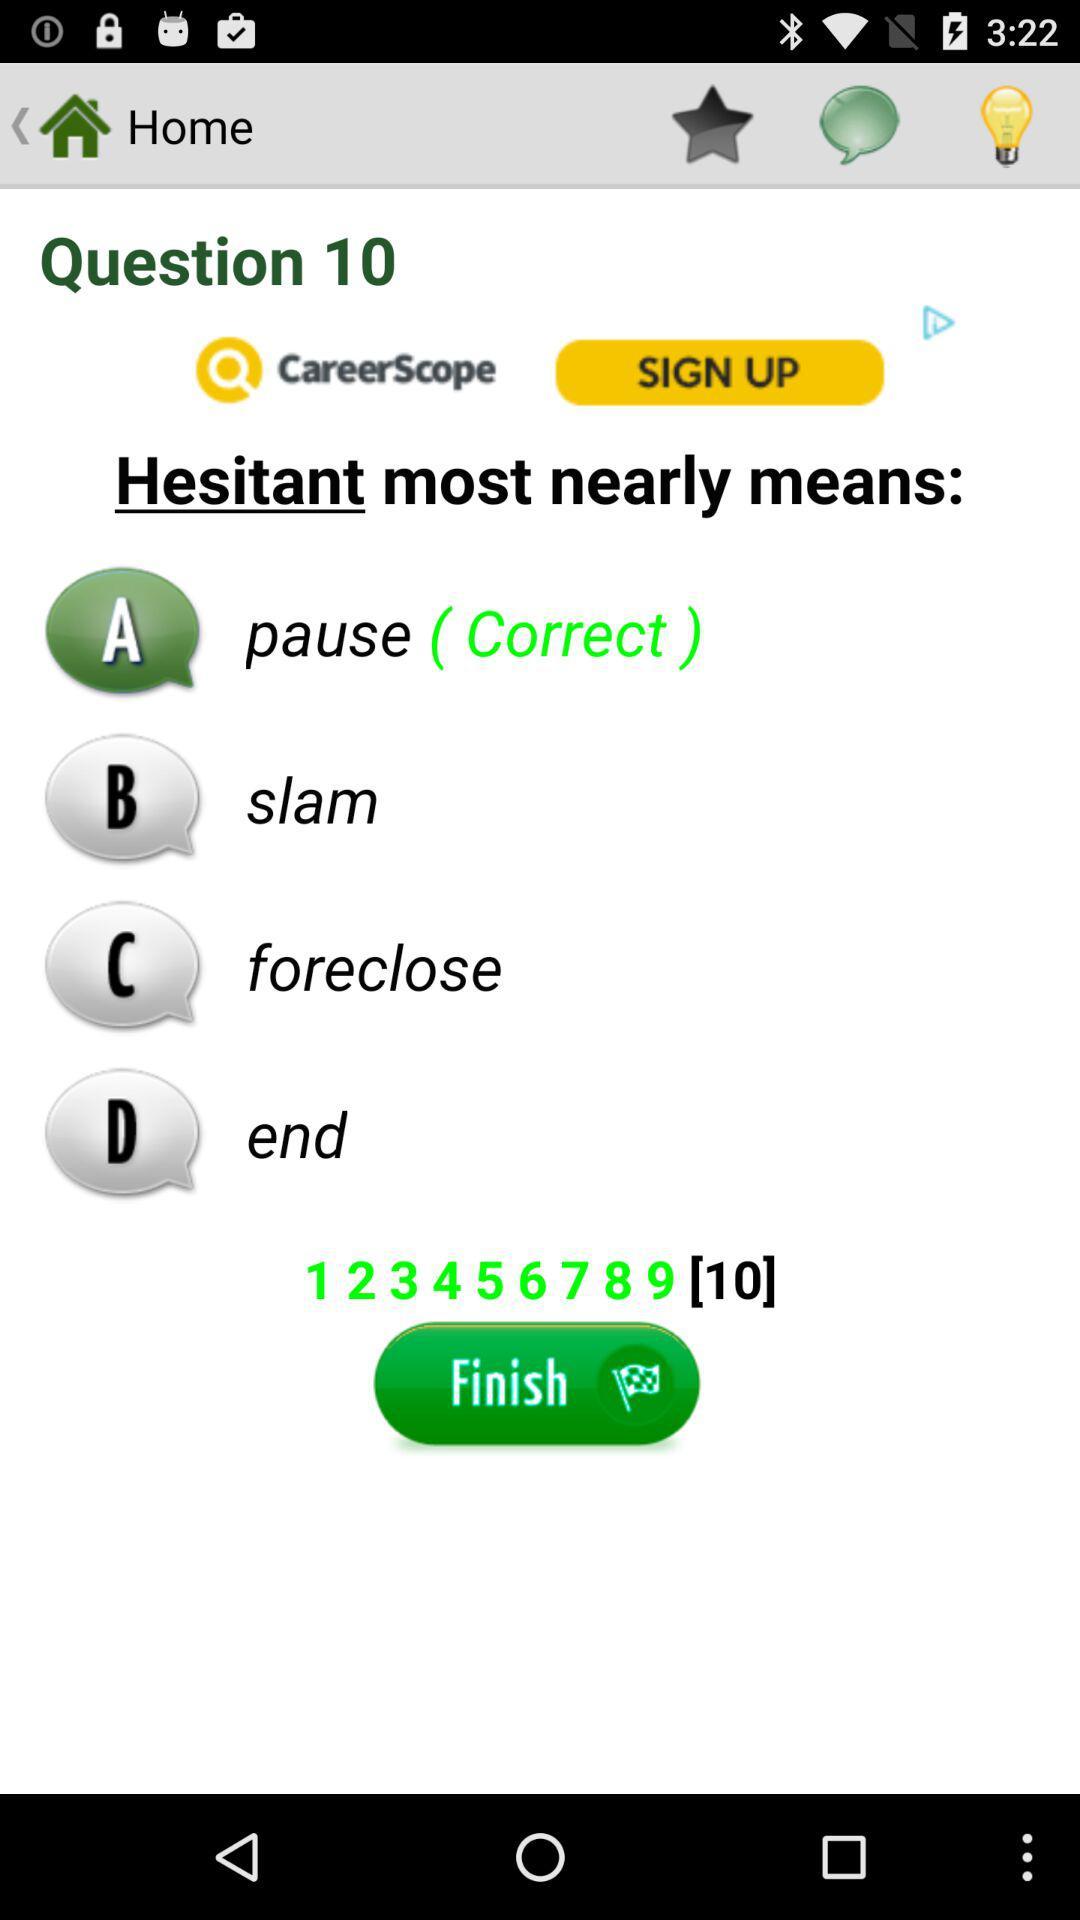 This screenshot has width=1080, height=1920. I want to click on c, so click(123, 966).